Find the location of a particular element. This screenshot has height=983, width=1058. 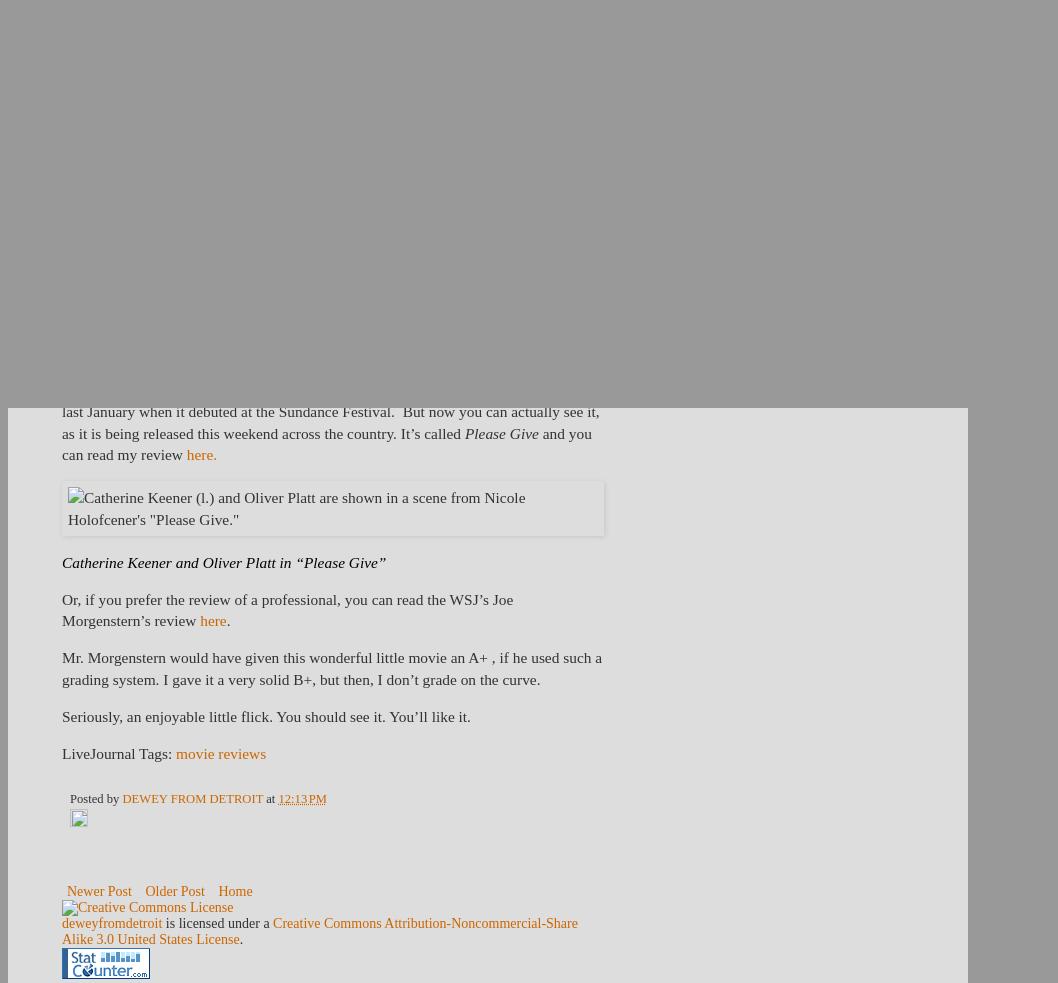

'I don’t usually do this, but if you must go to a movie this weekend to erase part of this week’s reality, I have a recommendation for you. Actually, the recommendation is from last January when it debuted at the Sundance Festival.  But now you can actually see it, as it is being released this weekend across the country. It’s called' is located at coordinates (329, 398).